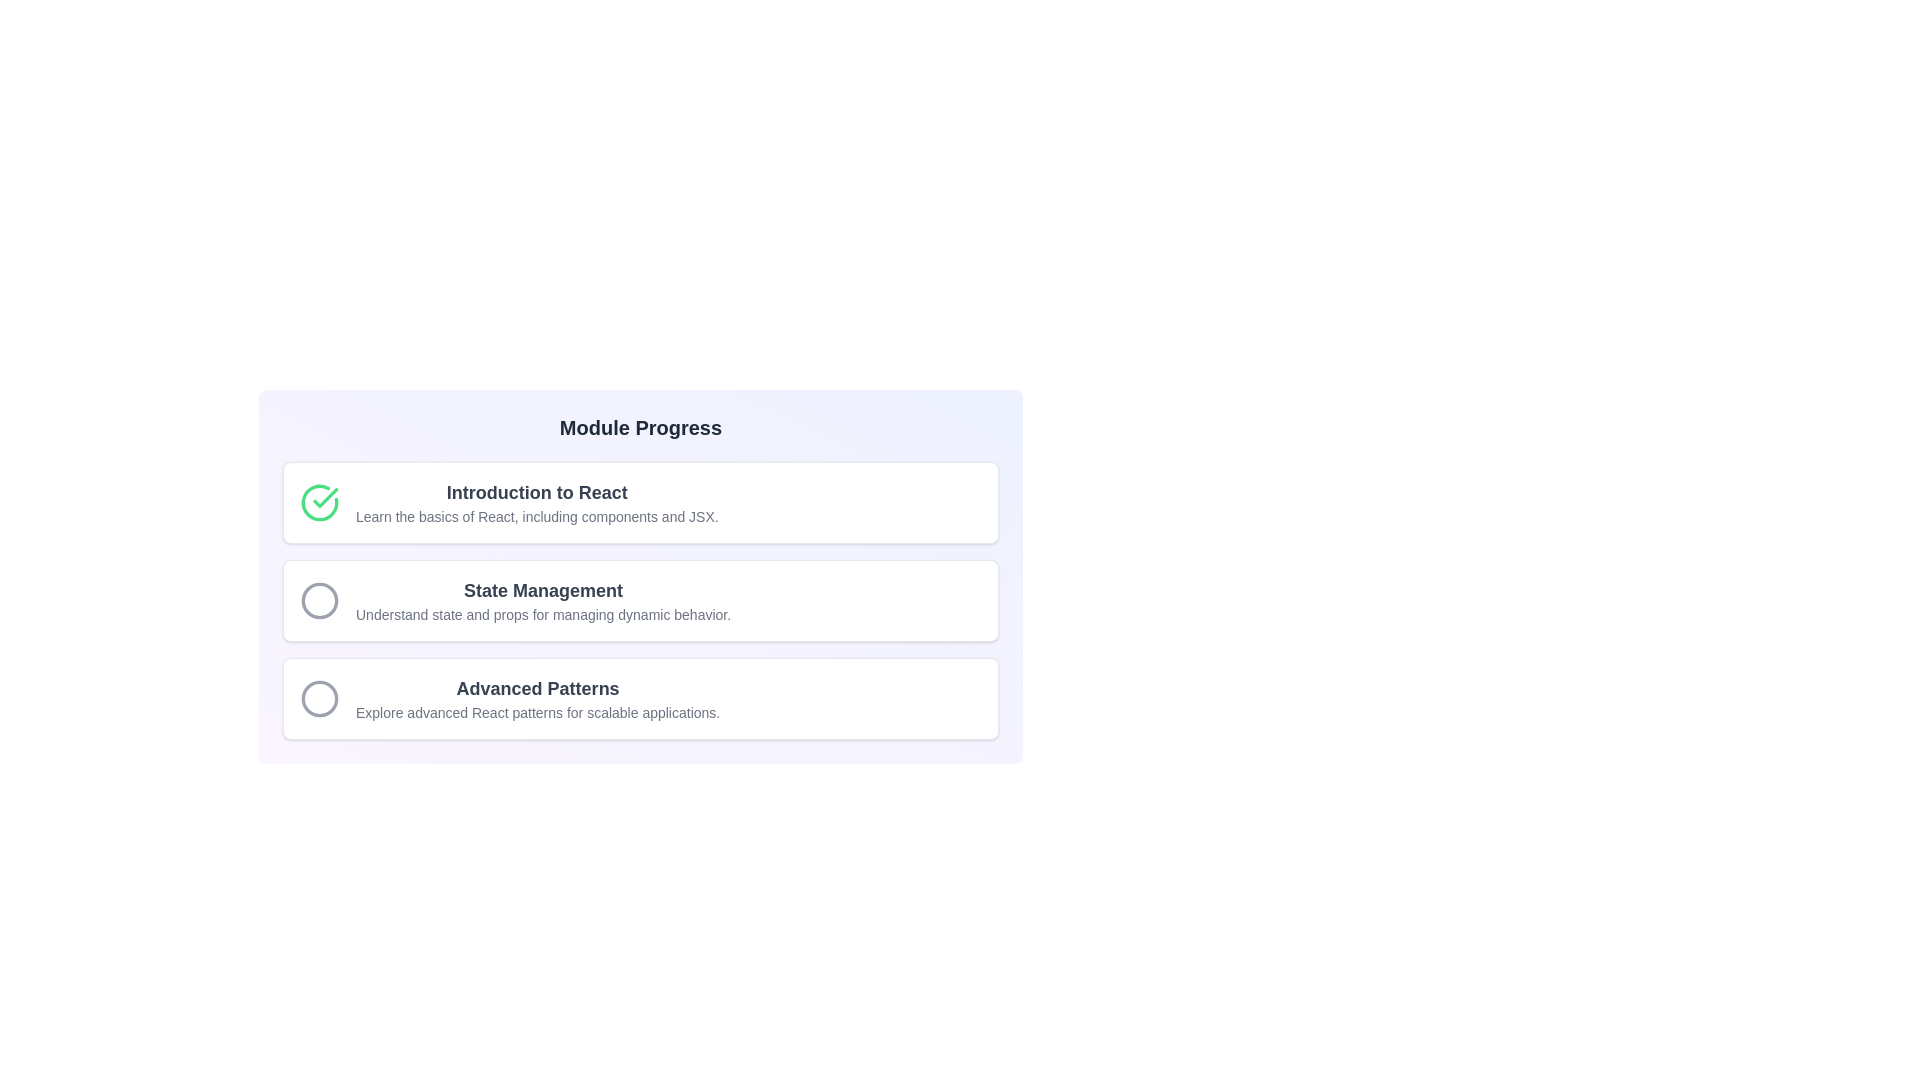 This screenshot has height=1080, width=1920. I want to click on the Informational panel that provides details about the 'State Management' topic, located below the 'Introduction to React' section and above the 'Advanced Patterns' section, so click(641, 600).